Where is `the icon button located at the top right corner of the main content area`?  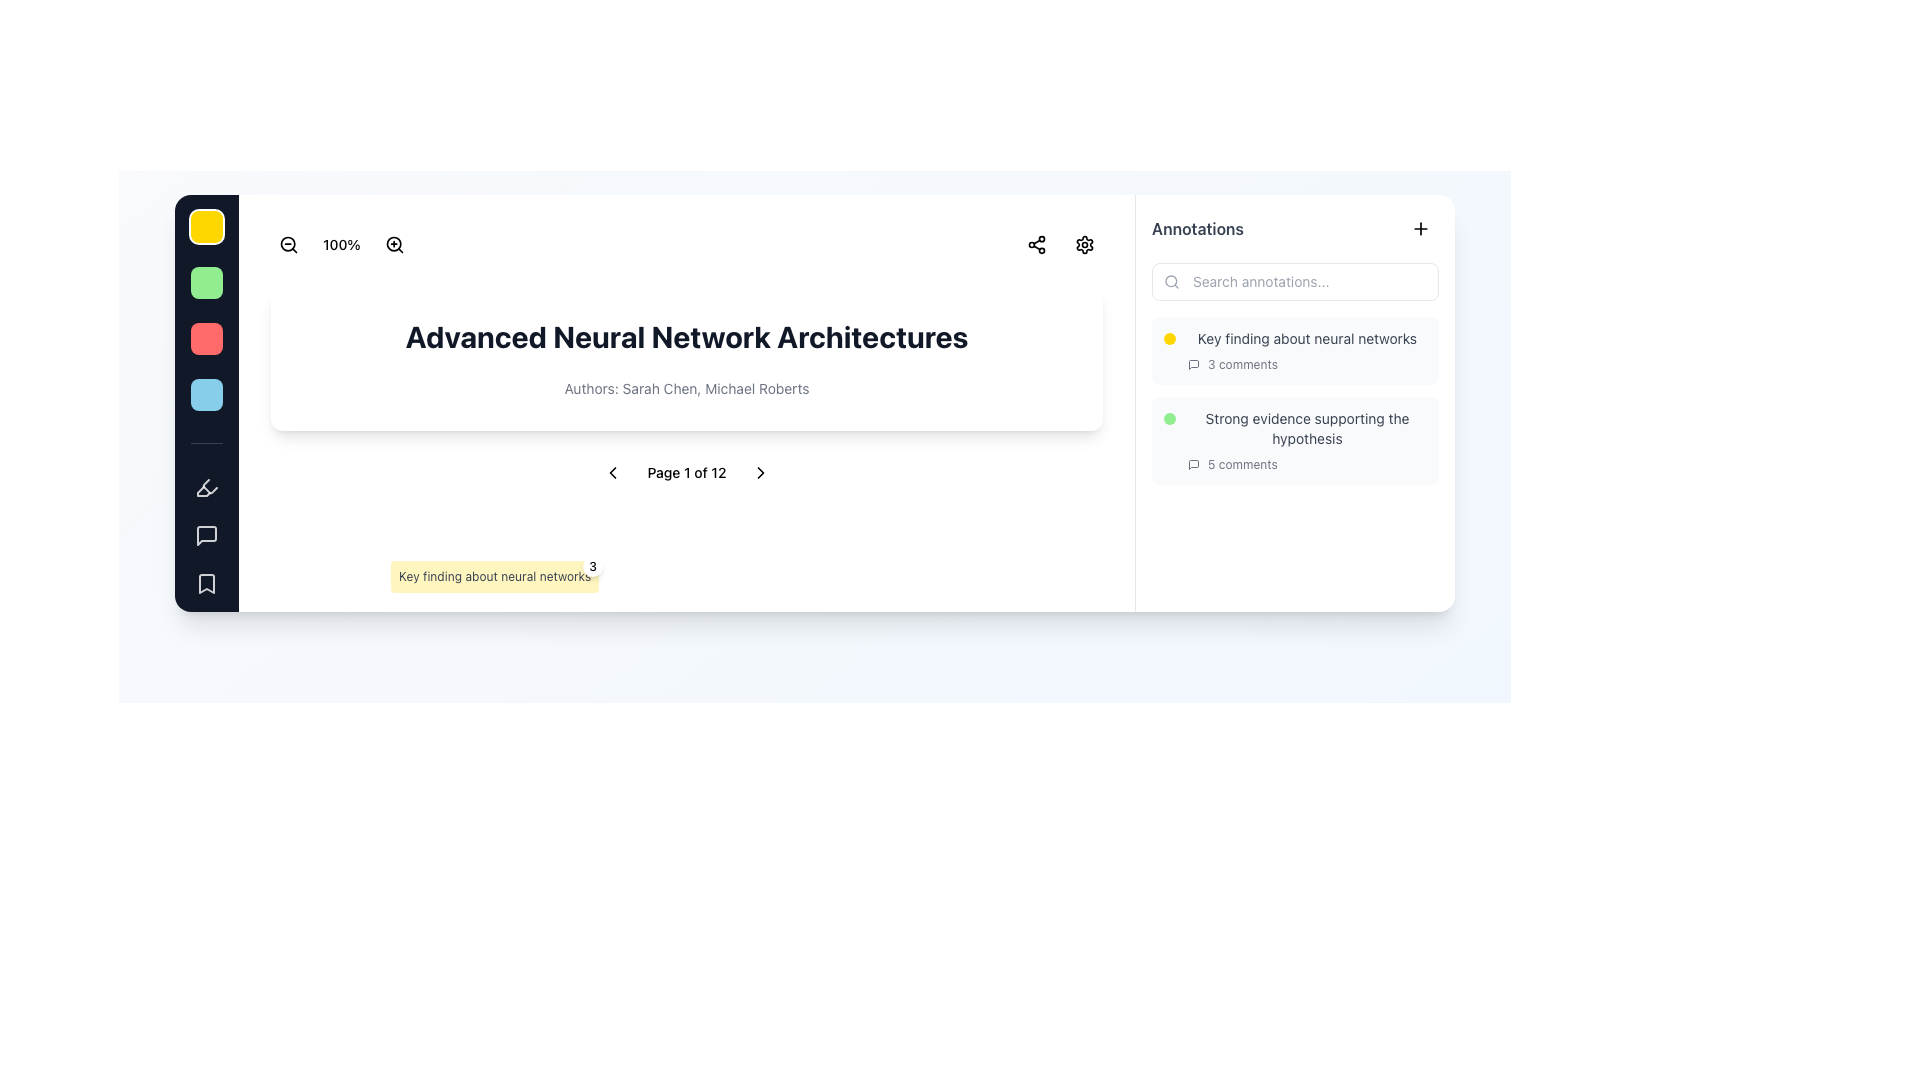 the icon button located at the top right corner of the main content area is located at coordinates (1083, 244).